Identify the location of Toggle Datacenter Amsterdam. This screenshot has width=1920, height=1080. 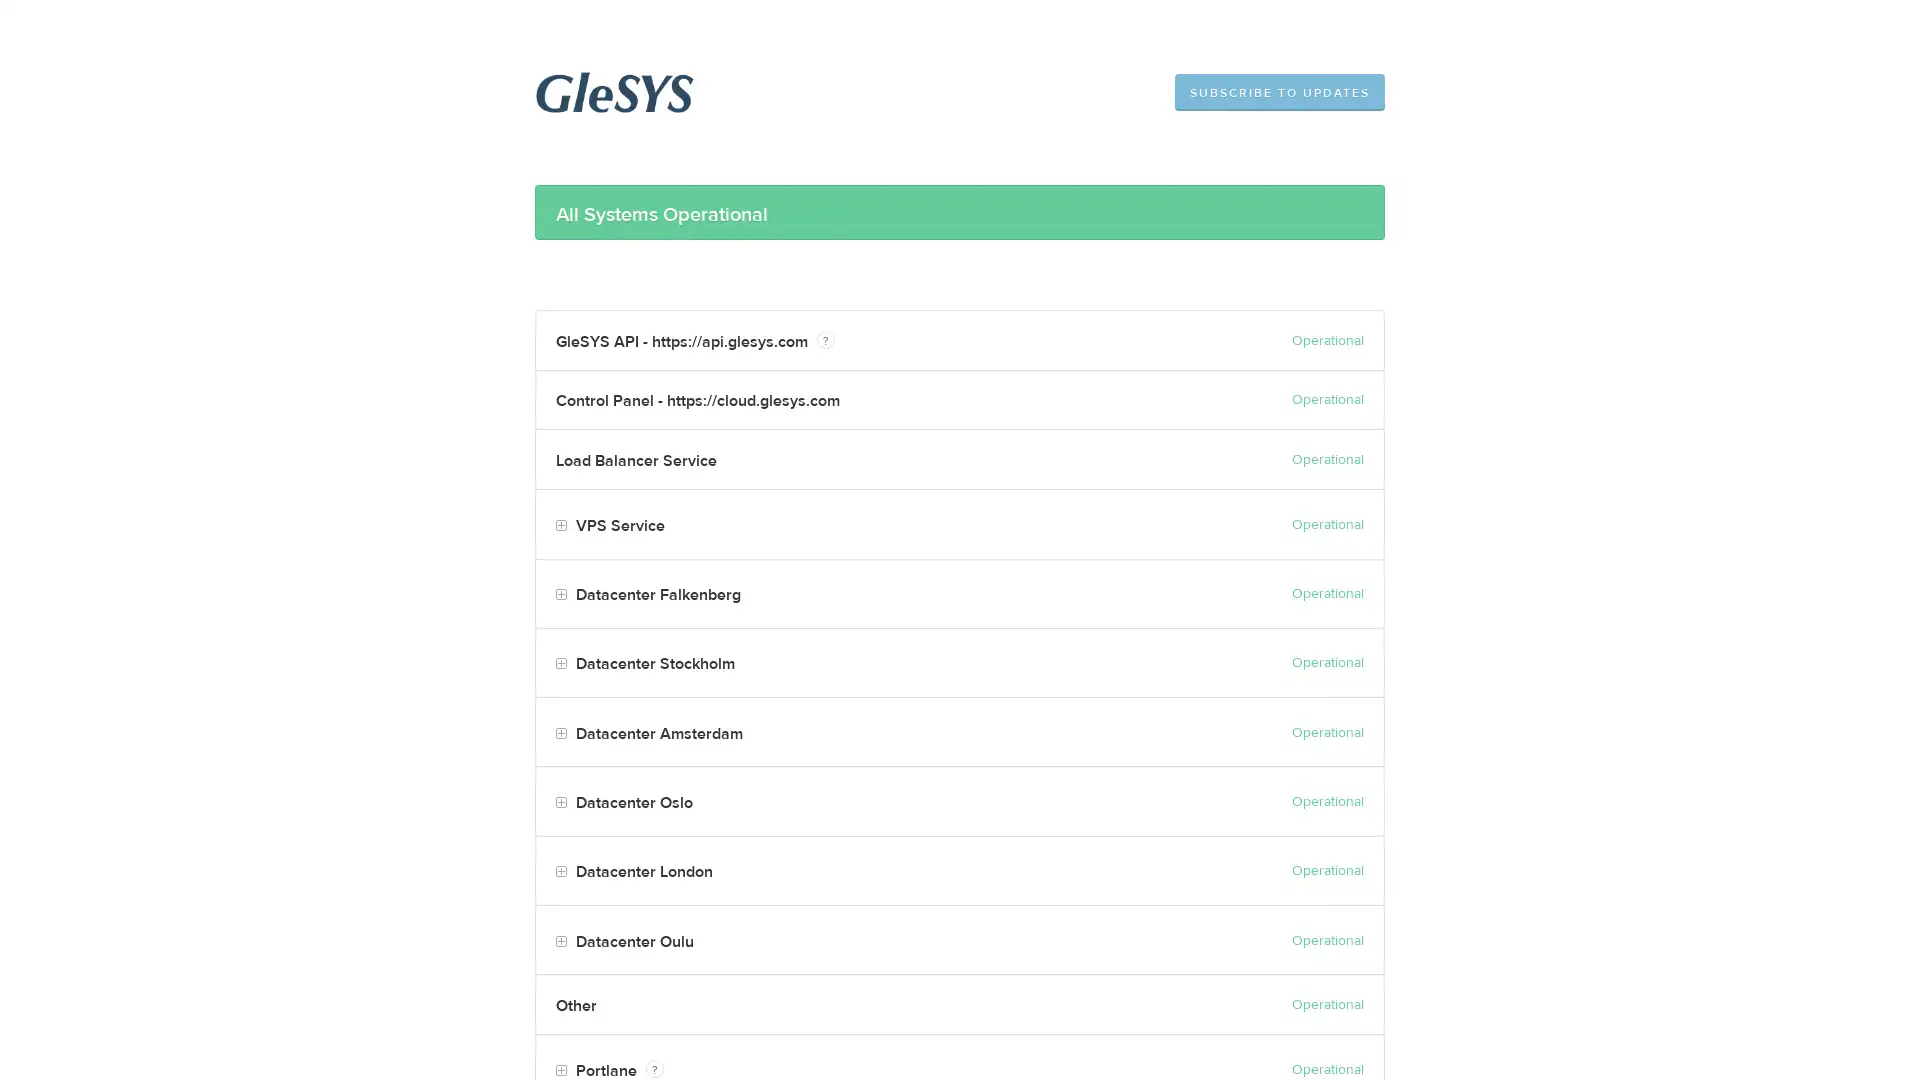
(560, 733).